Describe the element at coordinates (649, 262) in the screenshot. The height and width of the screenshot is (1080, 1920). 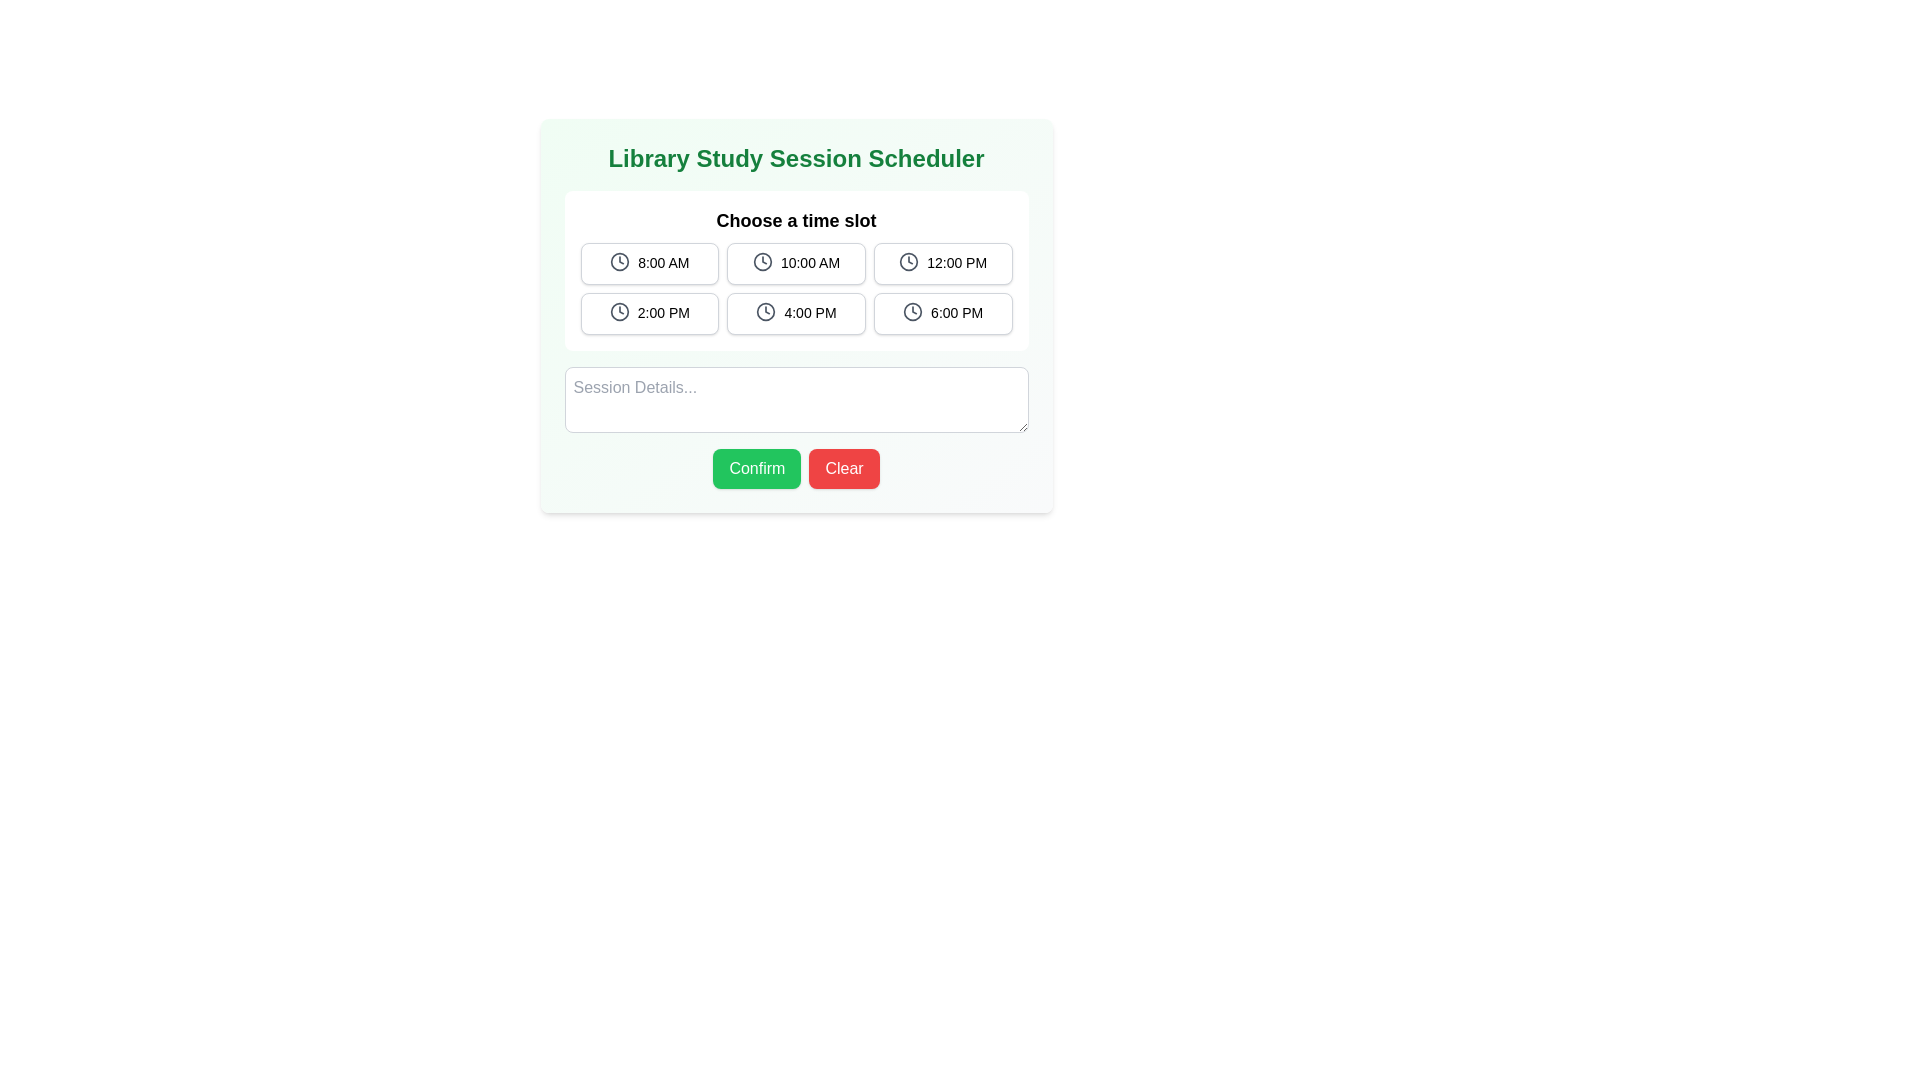
I see `the rectangular button with rounded corners that contains a clock icon and the text '8:00 AM'` at that location.